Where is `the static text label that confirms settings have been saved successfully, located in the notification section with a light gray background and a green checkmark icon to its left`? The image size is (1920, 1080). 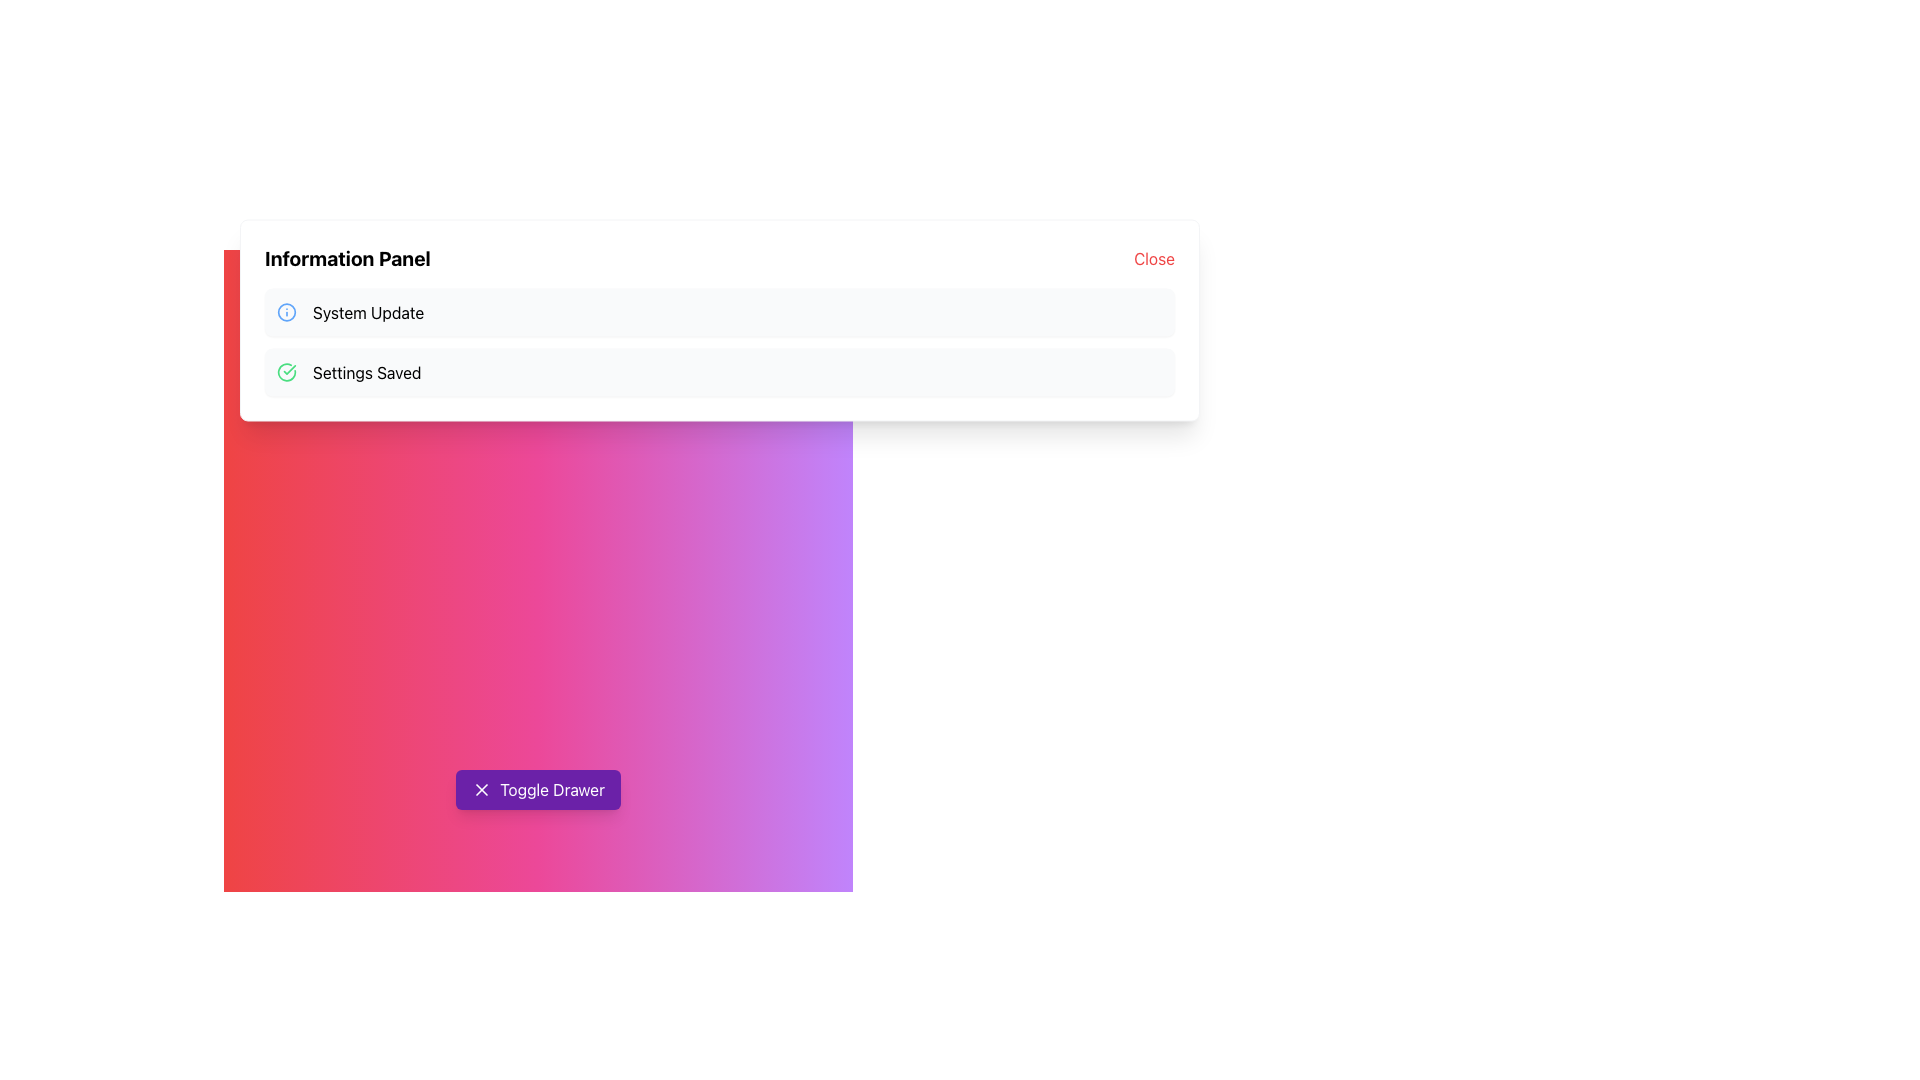
the static text label that confirms settings have been saved successfully, located in the notification section with a light gray background and a green checkmark icon to its left is located at coordinates (367, 372).